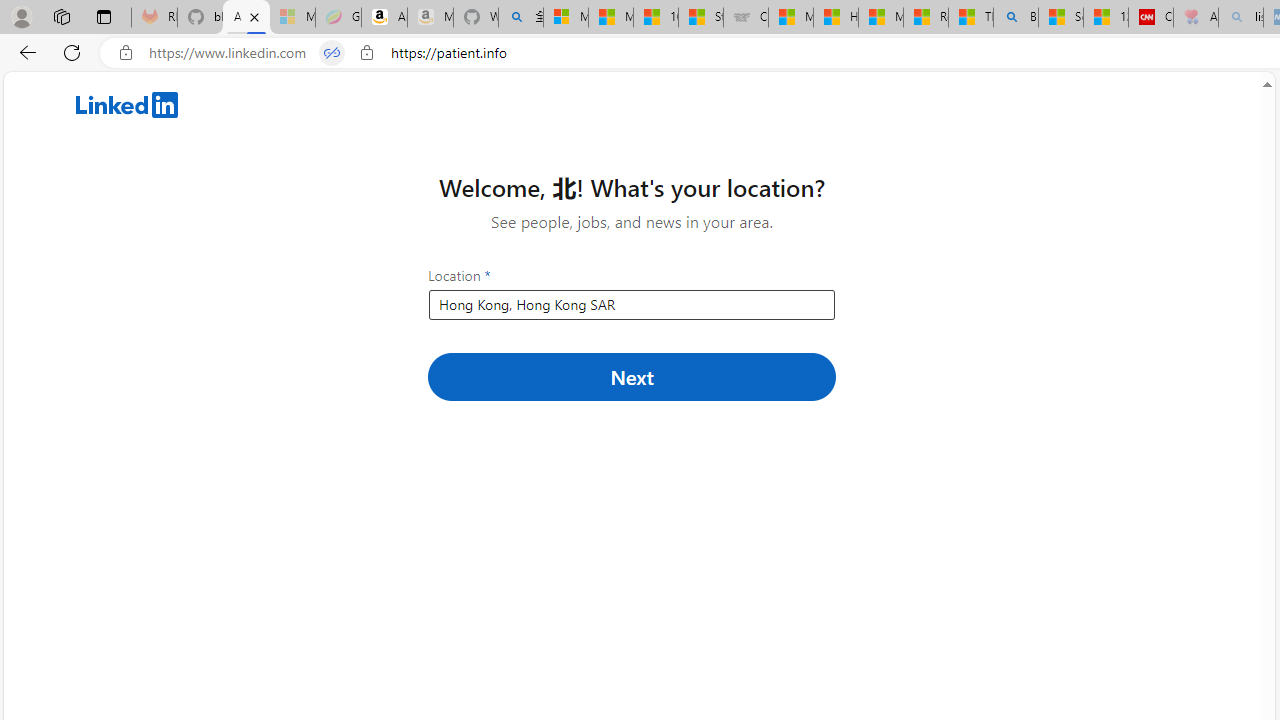 This screenshot has width=1280, height=720. What do you see at coordinates (245, 17) in the screenshot?
I see `'Asthma Inhalers: Names and Types'` at bounding box center [245, 17].